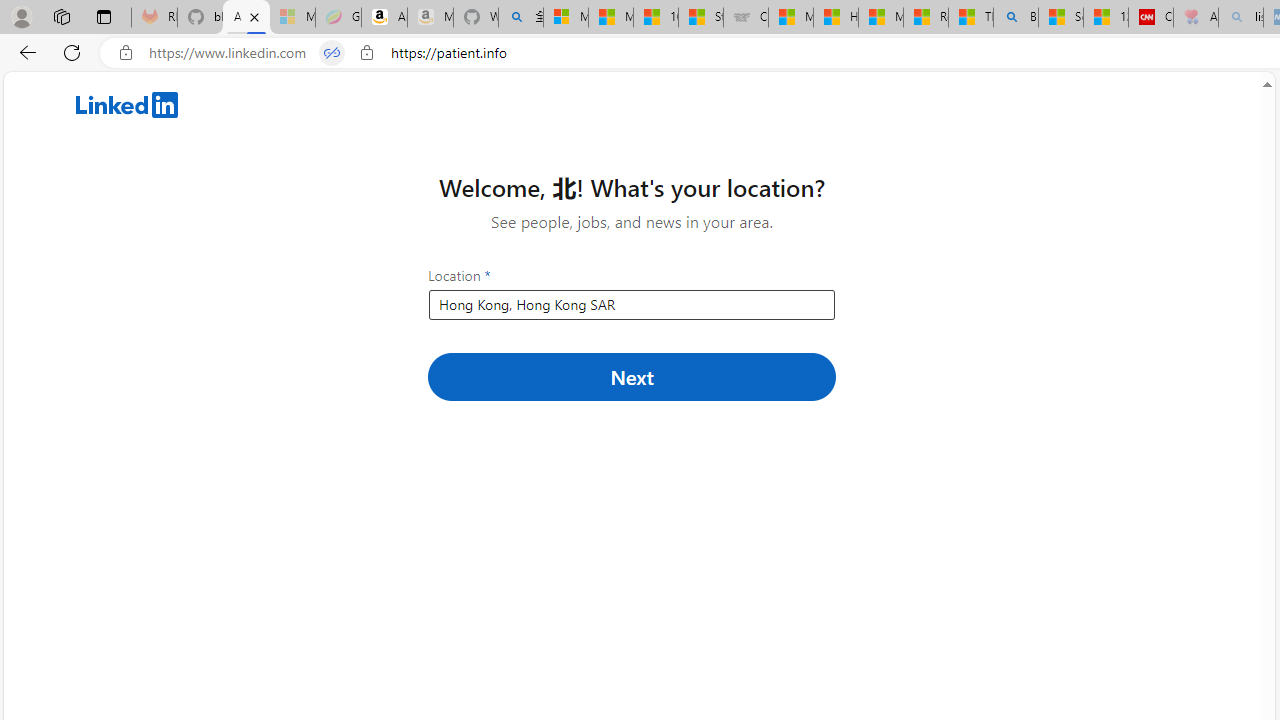 This screenshot has width=1280, height=720. What do you see at coordinates (245, 17) in the screenshot?
I see `'Asthma Inhalers: Names and Types'` at bounding box center [245, 17].